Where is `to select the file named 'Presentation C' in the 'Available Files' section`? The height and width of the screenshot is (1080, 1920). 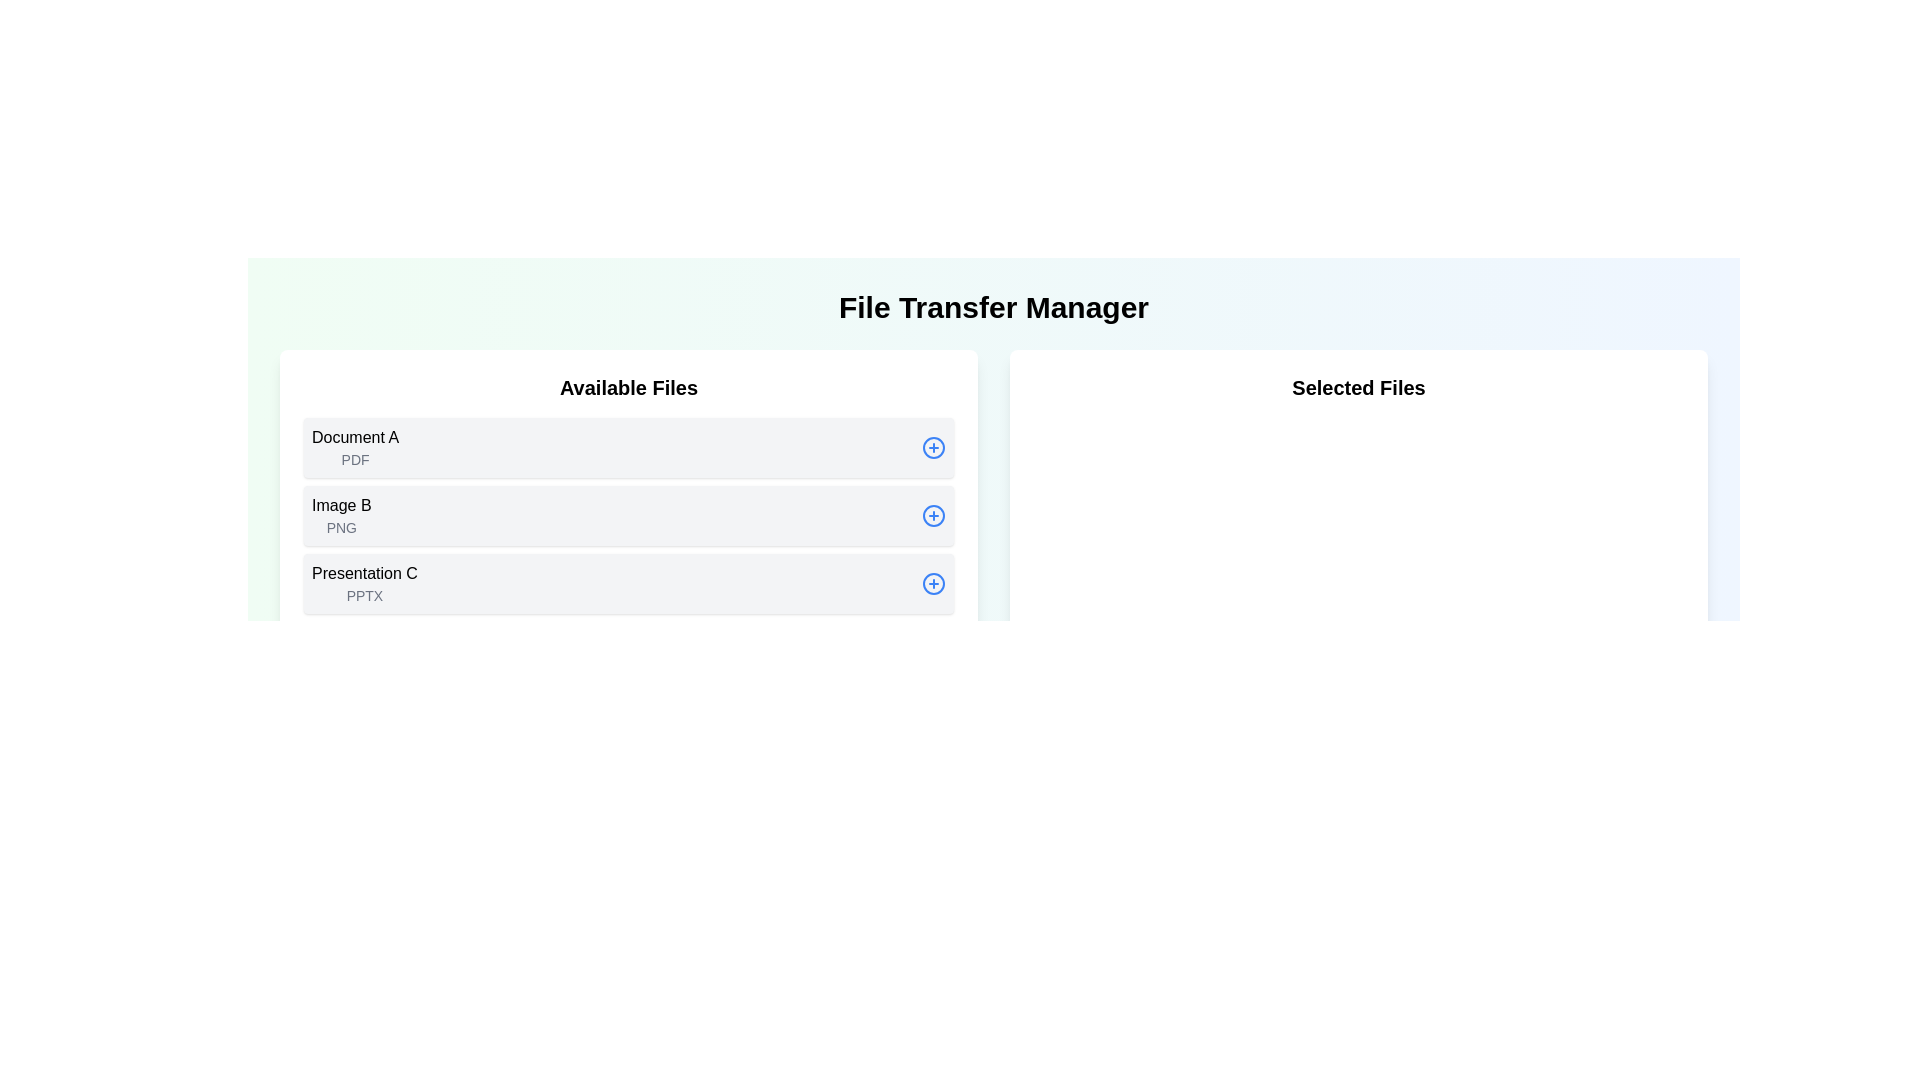
to select the file named 'Presentation C' in the 'Available Files' section is located at coordinates (627, 583).